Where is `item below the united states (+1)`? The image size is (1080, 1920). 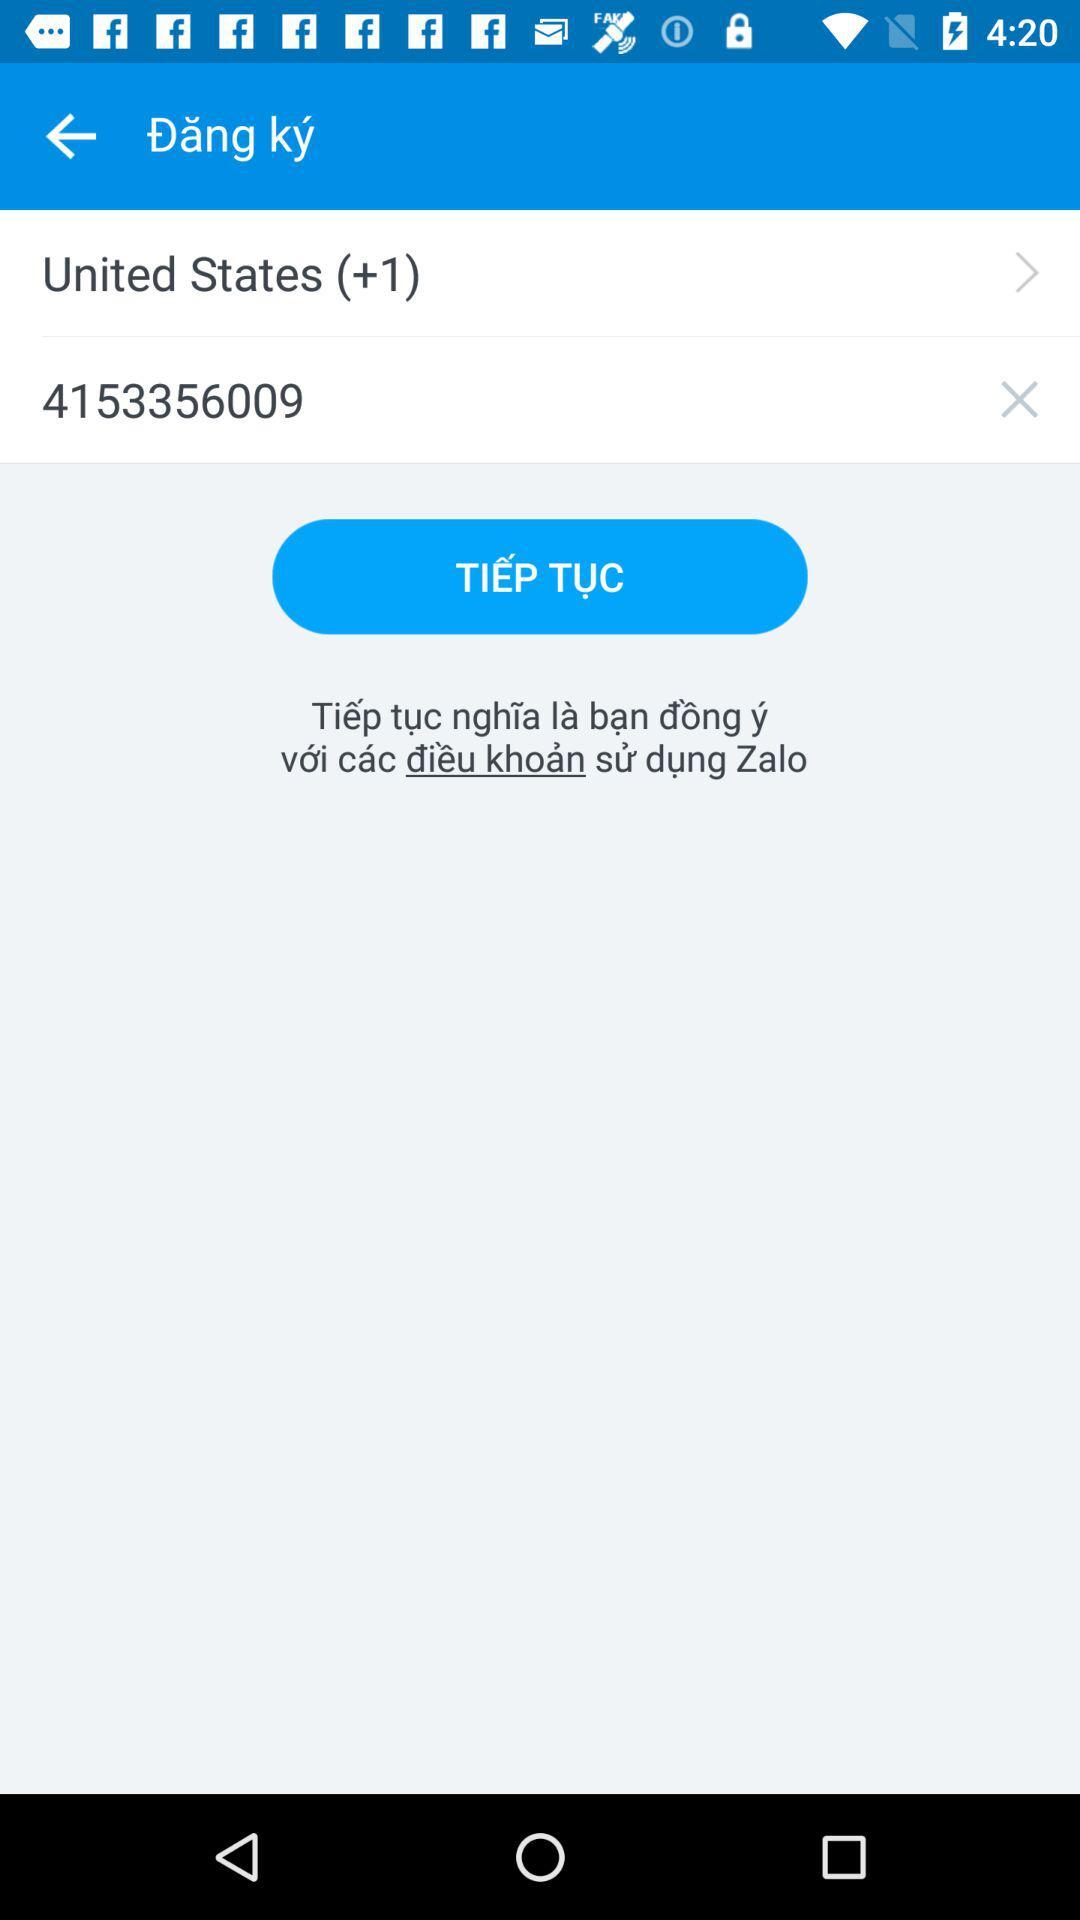
item below the united states (+1) is located at coordinates (540, 399).